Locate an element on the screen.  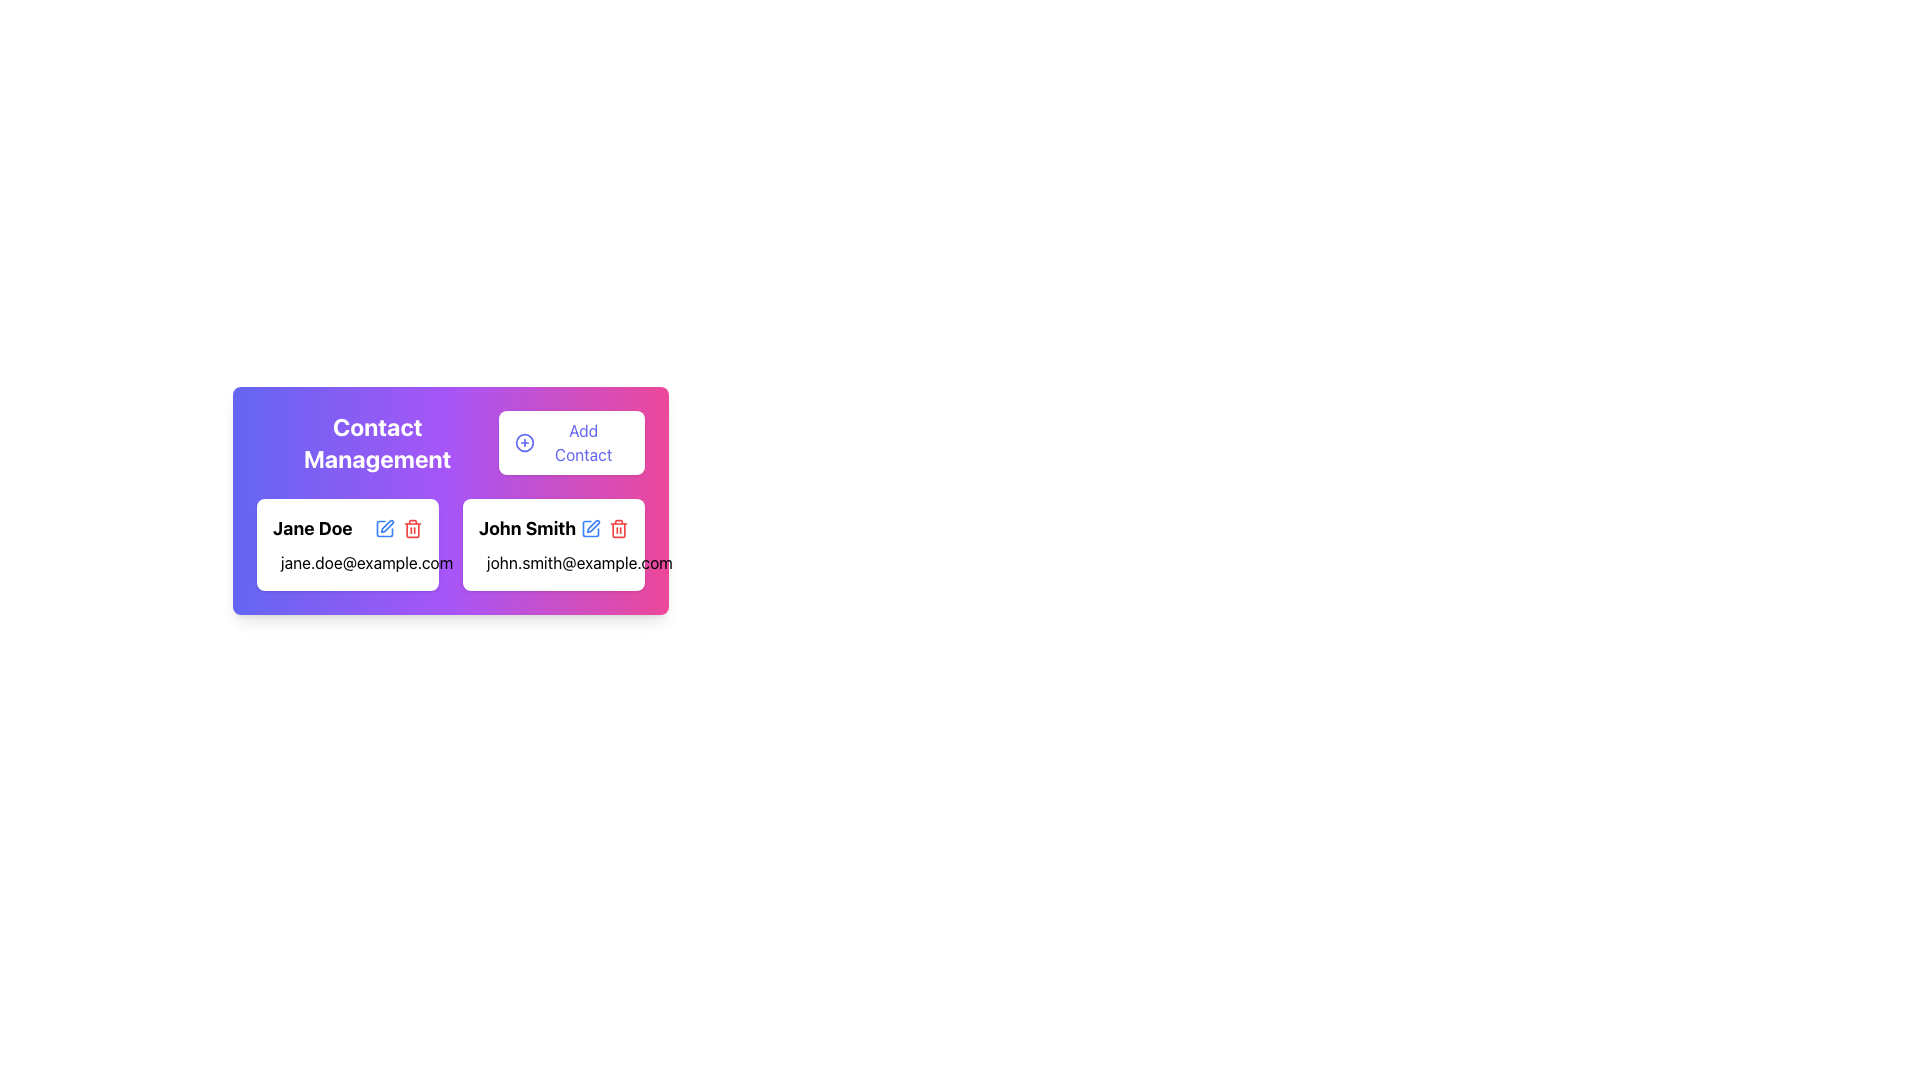
the Text Label displaying 'Jane Doe', which is prominently styled in bold and larger font, located at the top left of the contact details card is located at coordinates (347, 527).